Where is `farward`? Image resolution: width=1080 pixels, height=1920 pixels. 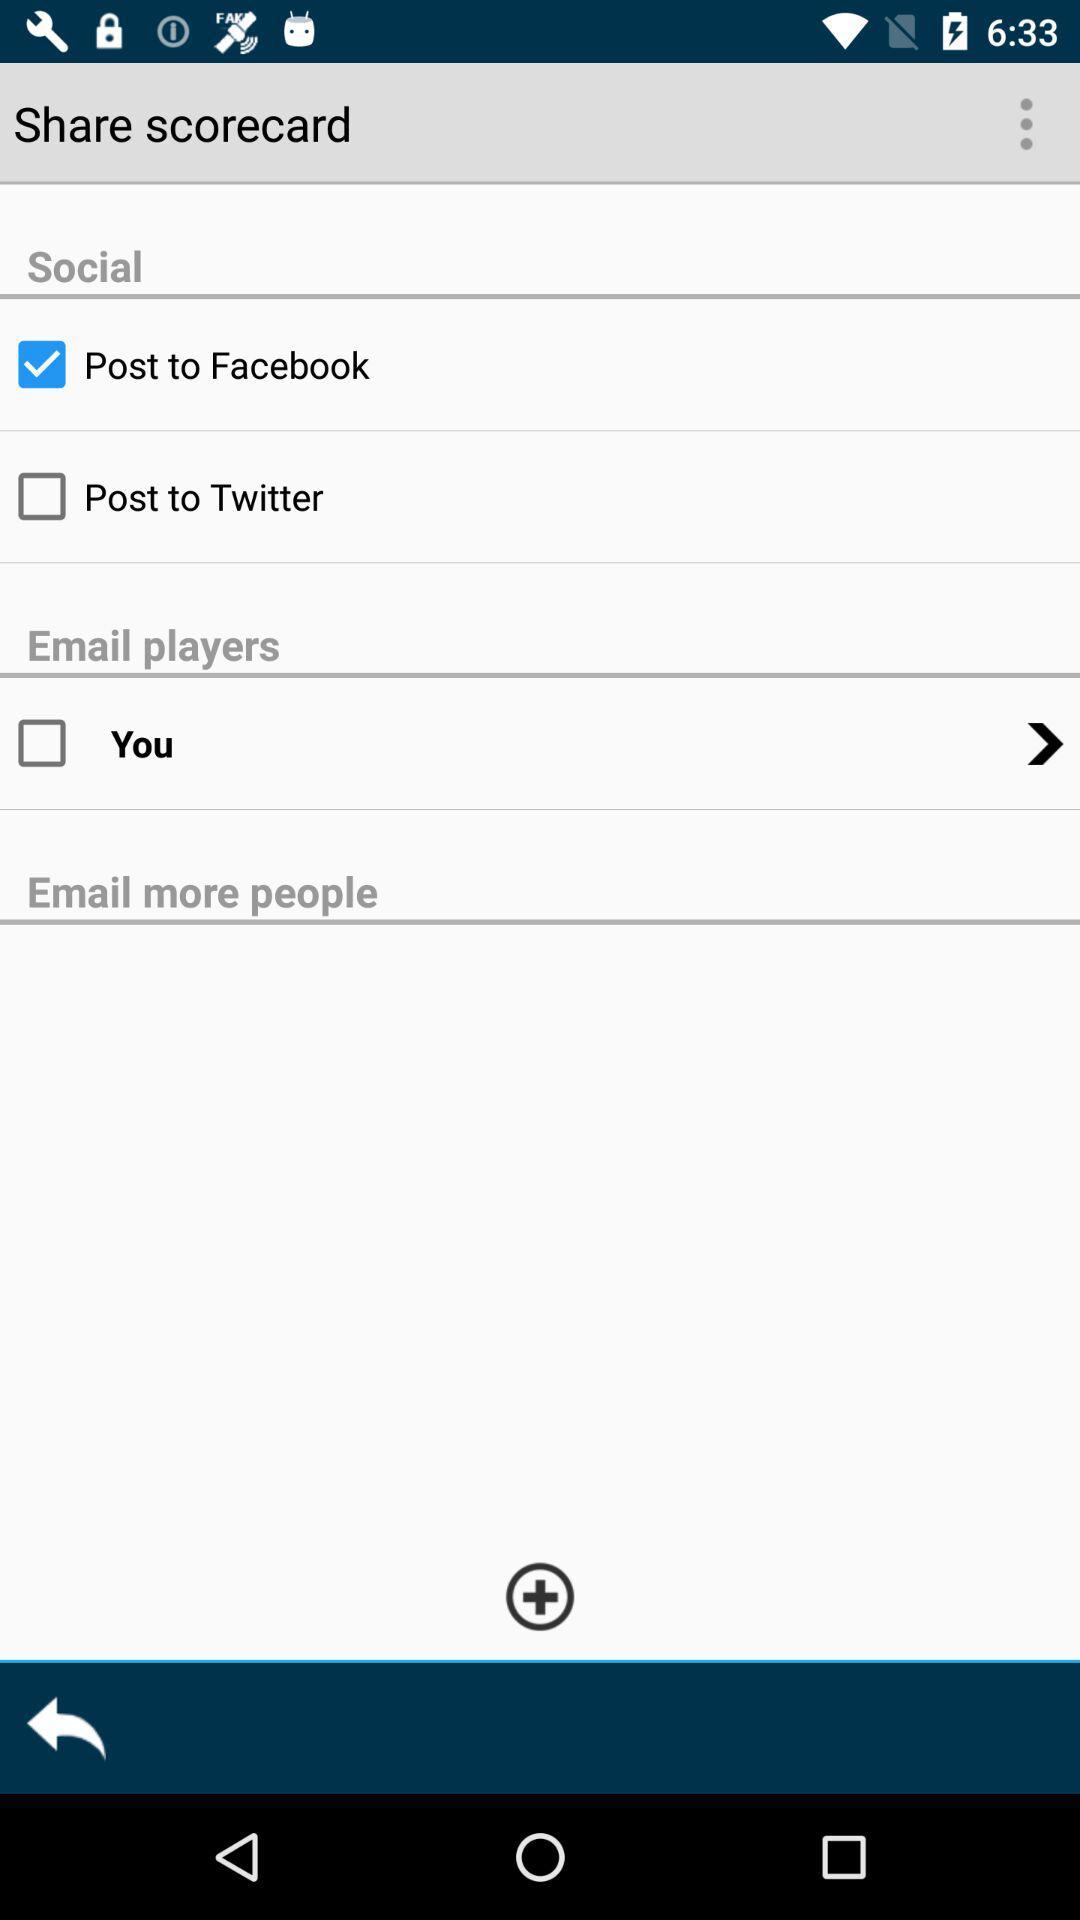
farward is located at coordinates (64, 1727).